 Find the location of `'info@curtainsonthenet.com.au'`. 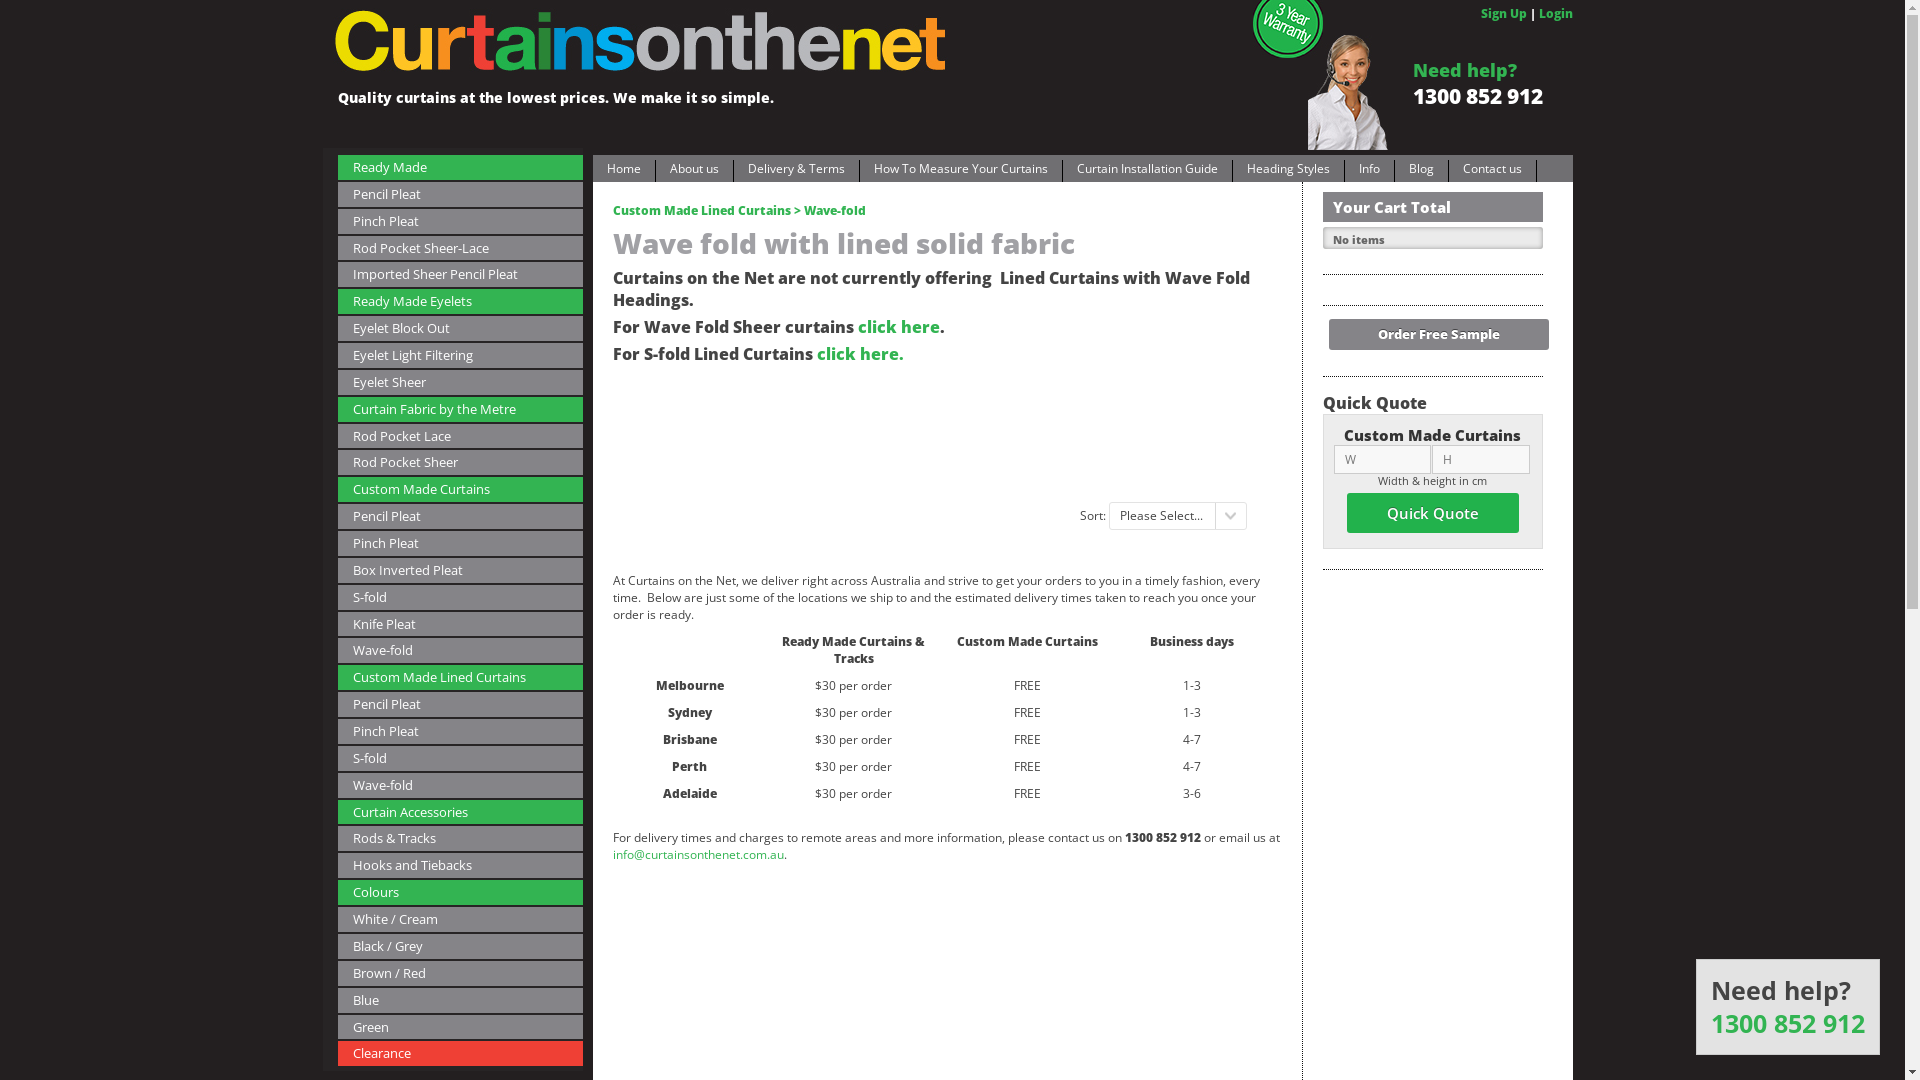

'info@curtainsonthenet.com.au' is located at coordinates (697, 854).